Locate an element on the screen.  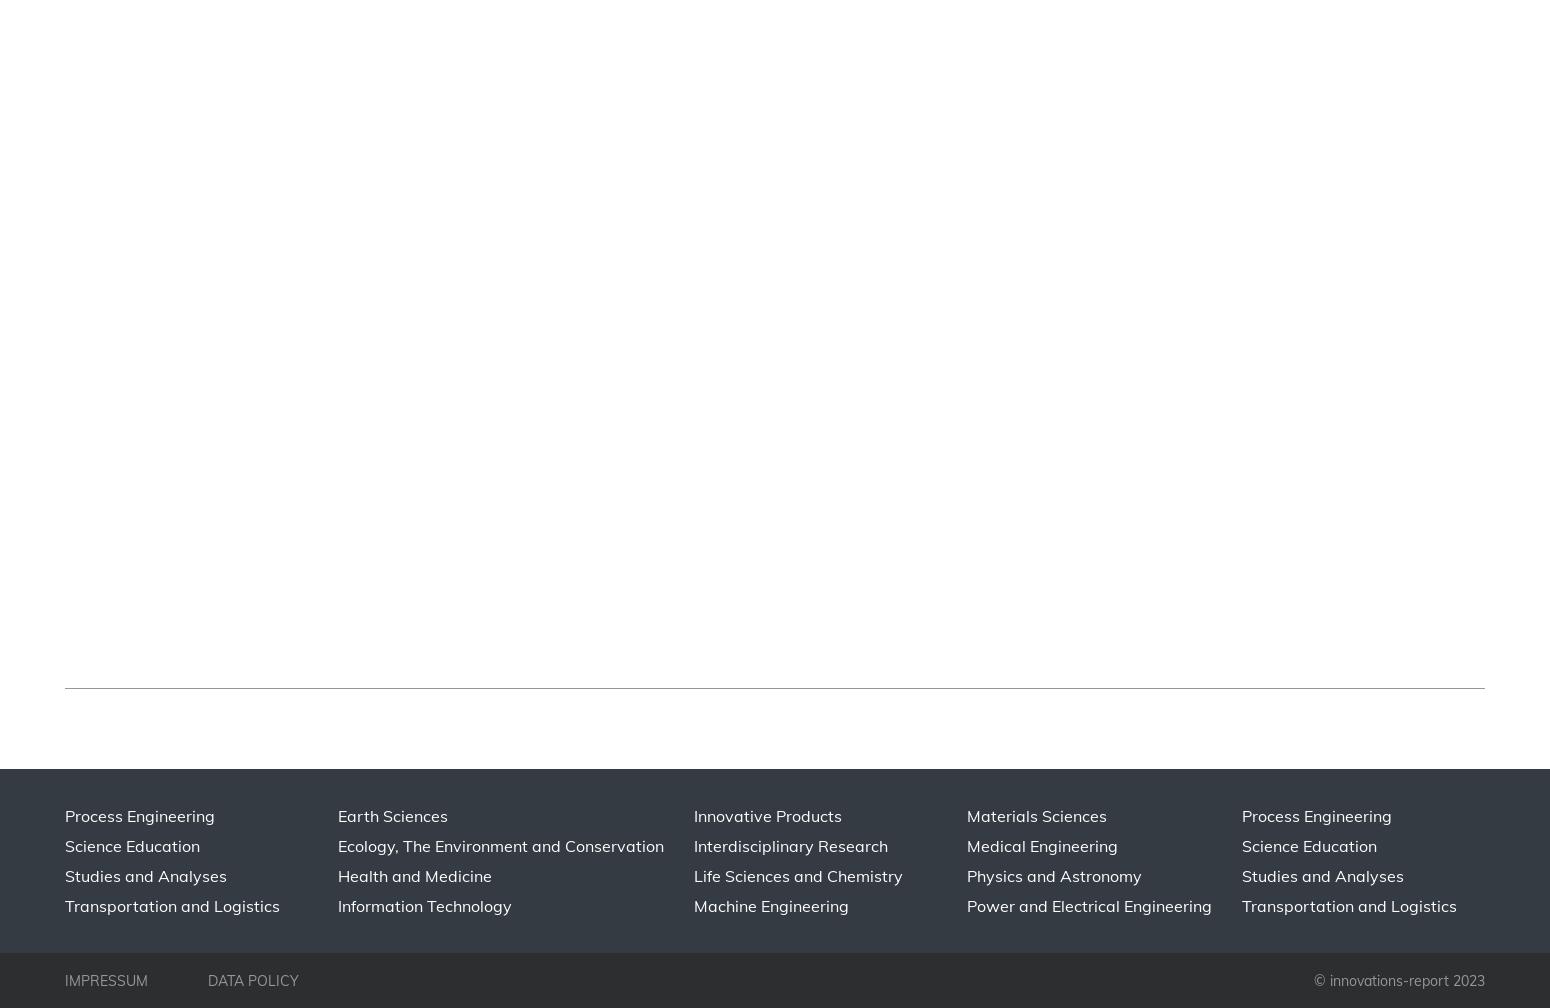
'Earth Sciences' is located at coordinates (392, 815).